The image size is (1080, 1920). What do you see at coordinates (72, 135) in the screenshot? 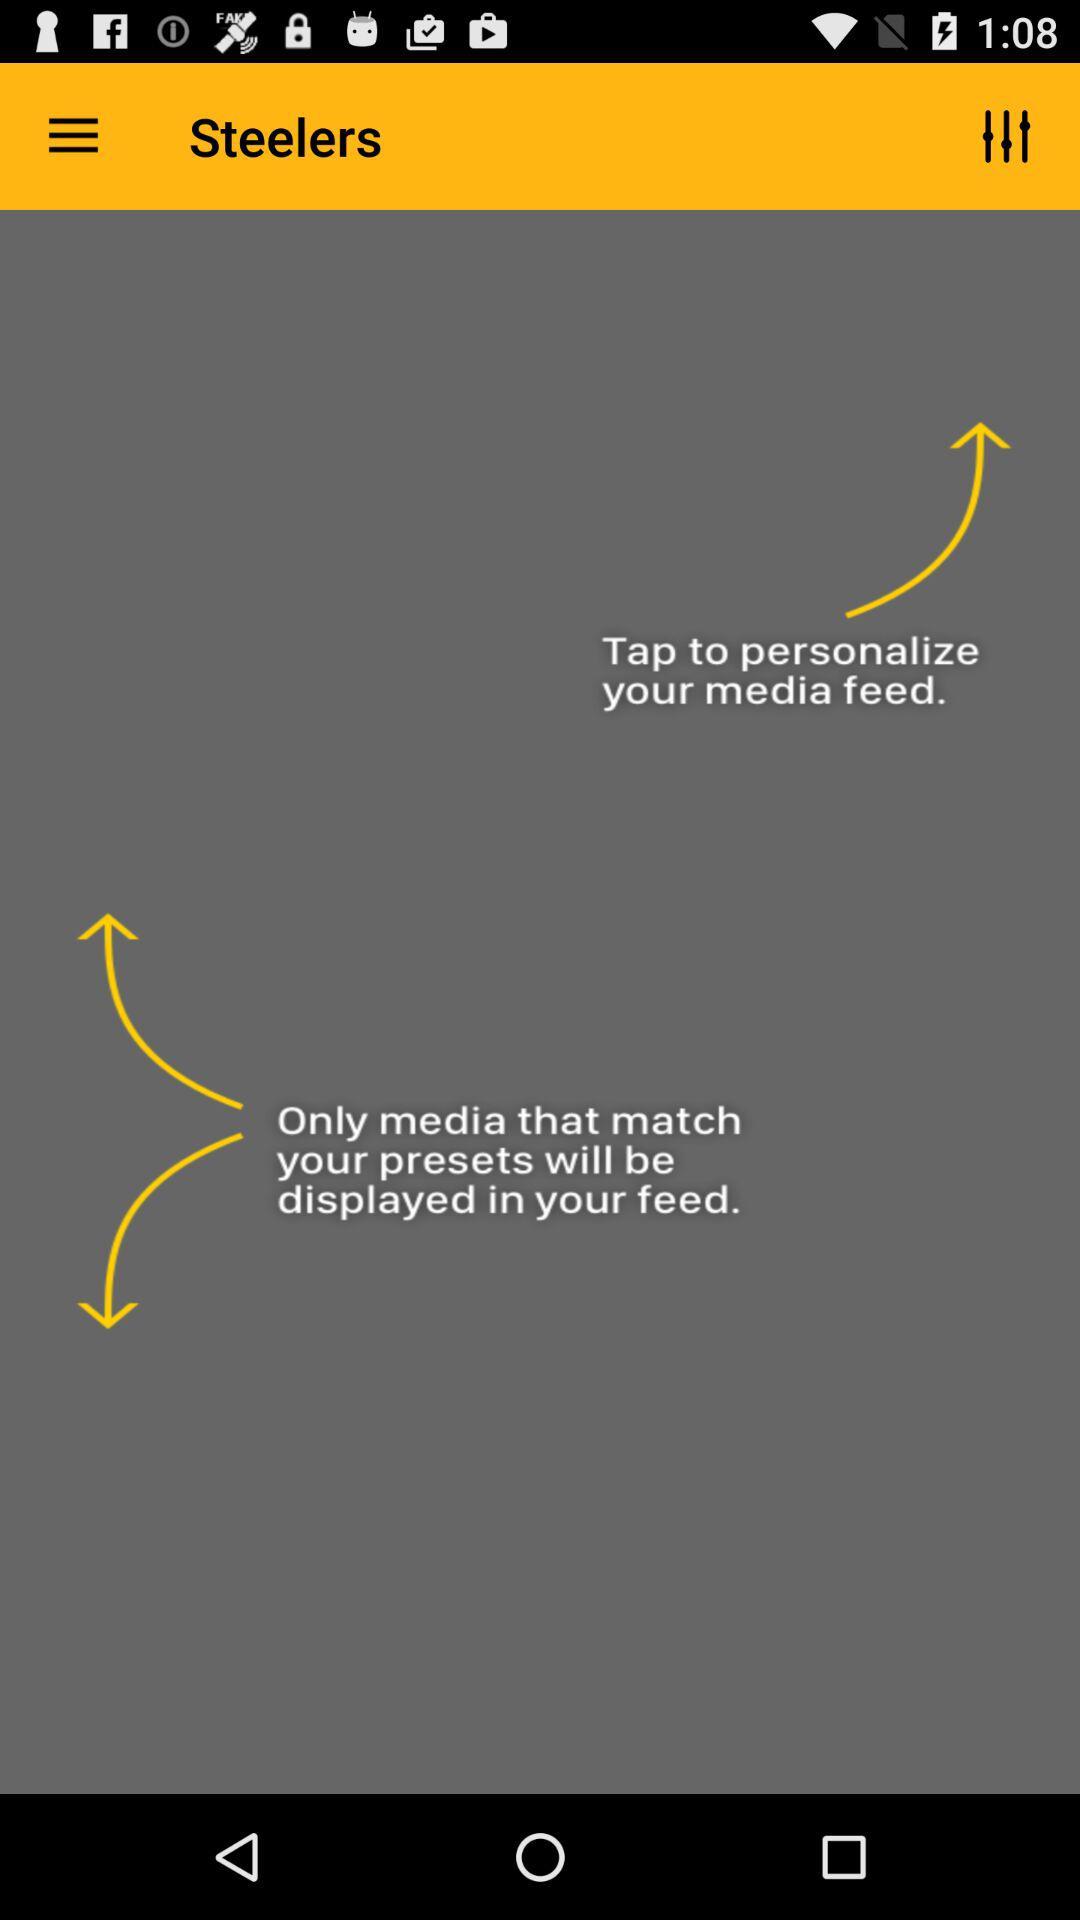
I see `icon to the left of steelers` at bounding box center [72, 135].